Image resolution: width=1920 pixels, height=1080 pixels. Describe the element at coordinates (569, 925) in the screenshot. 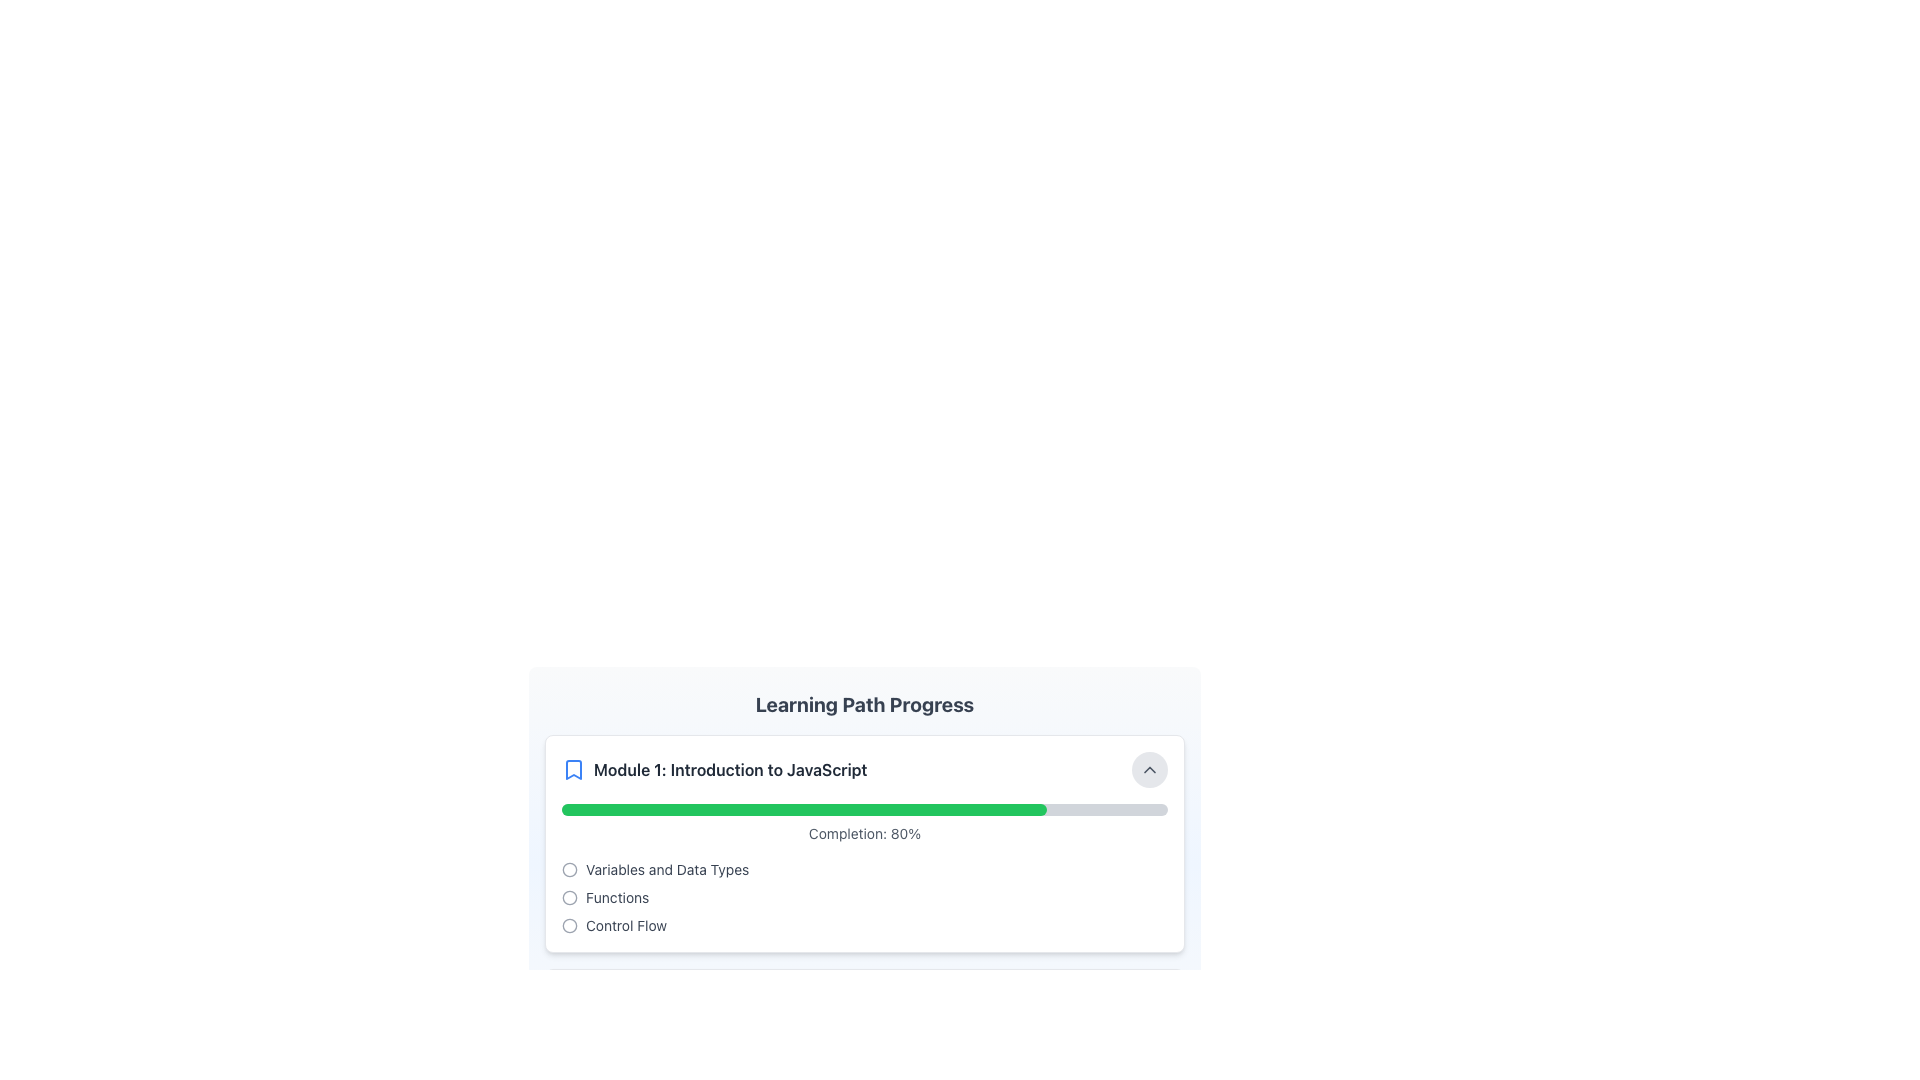

I see `the Indicator Circle, which is a circular shape with a thin outline located in the bottom-right quadrant of the main interface component, part of a grouping of three interactive status indicators under the progress title` at that location.